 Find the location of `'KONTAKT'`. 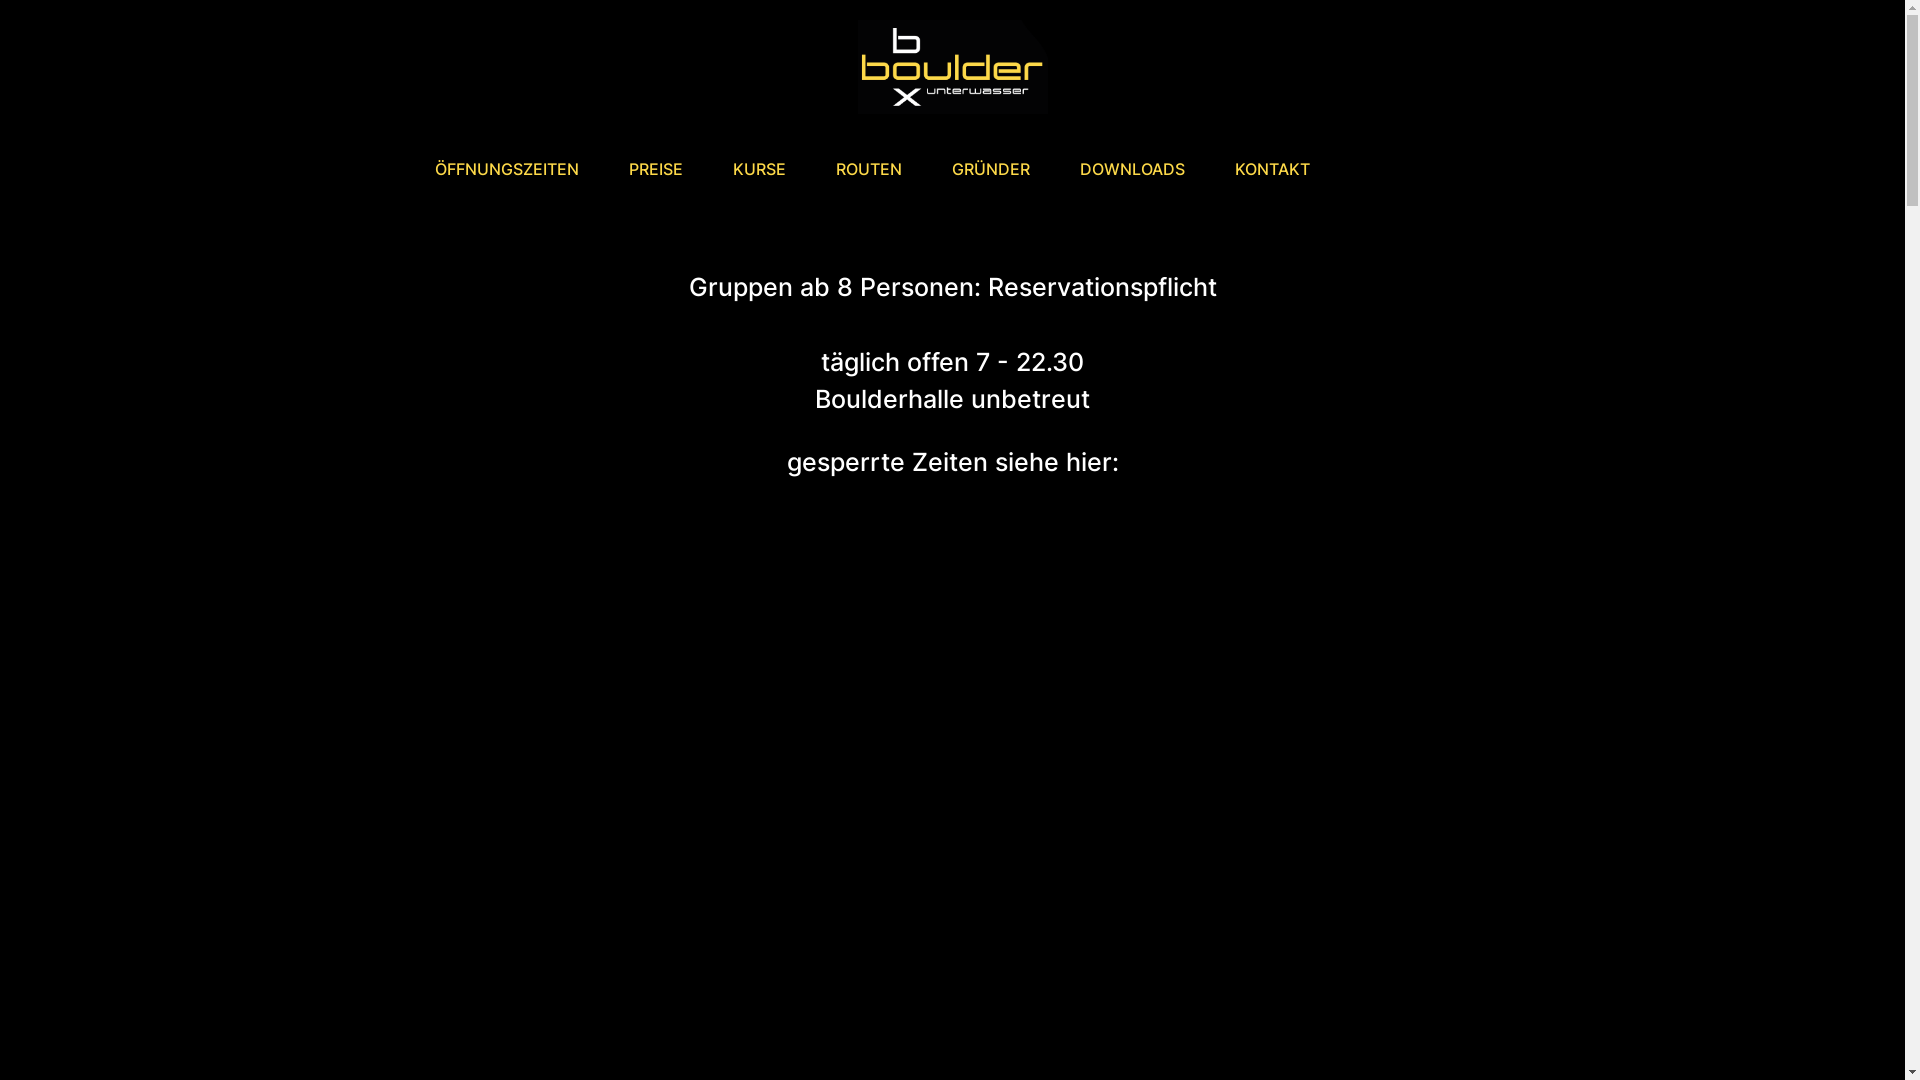

'KONTAKT' is located at coordinates (1271, 168).